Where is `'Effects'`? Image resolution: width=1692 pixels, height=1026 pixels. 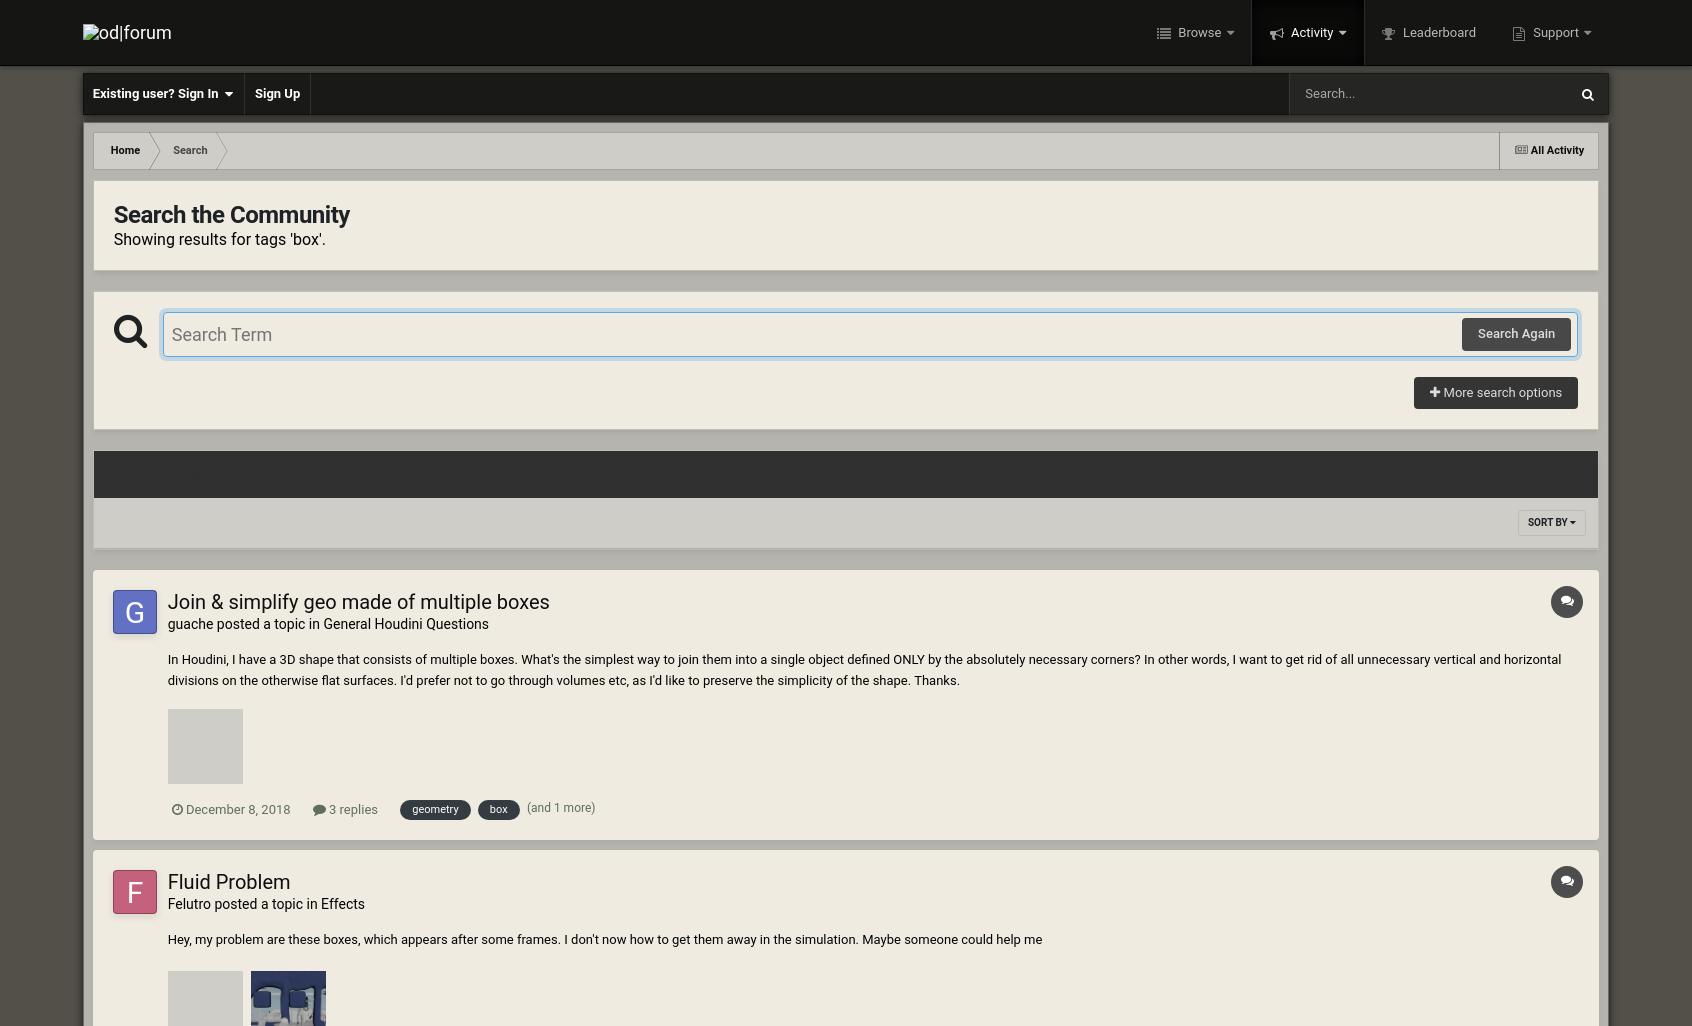 'Effects' is located at coordinates (341, 903).